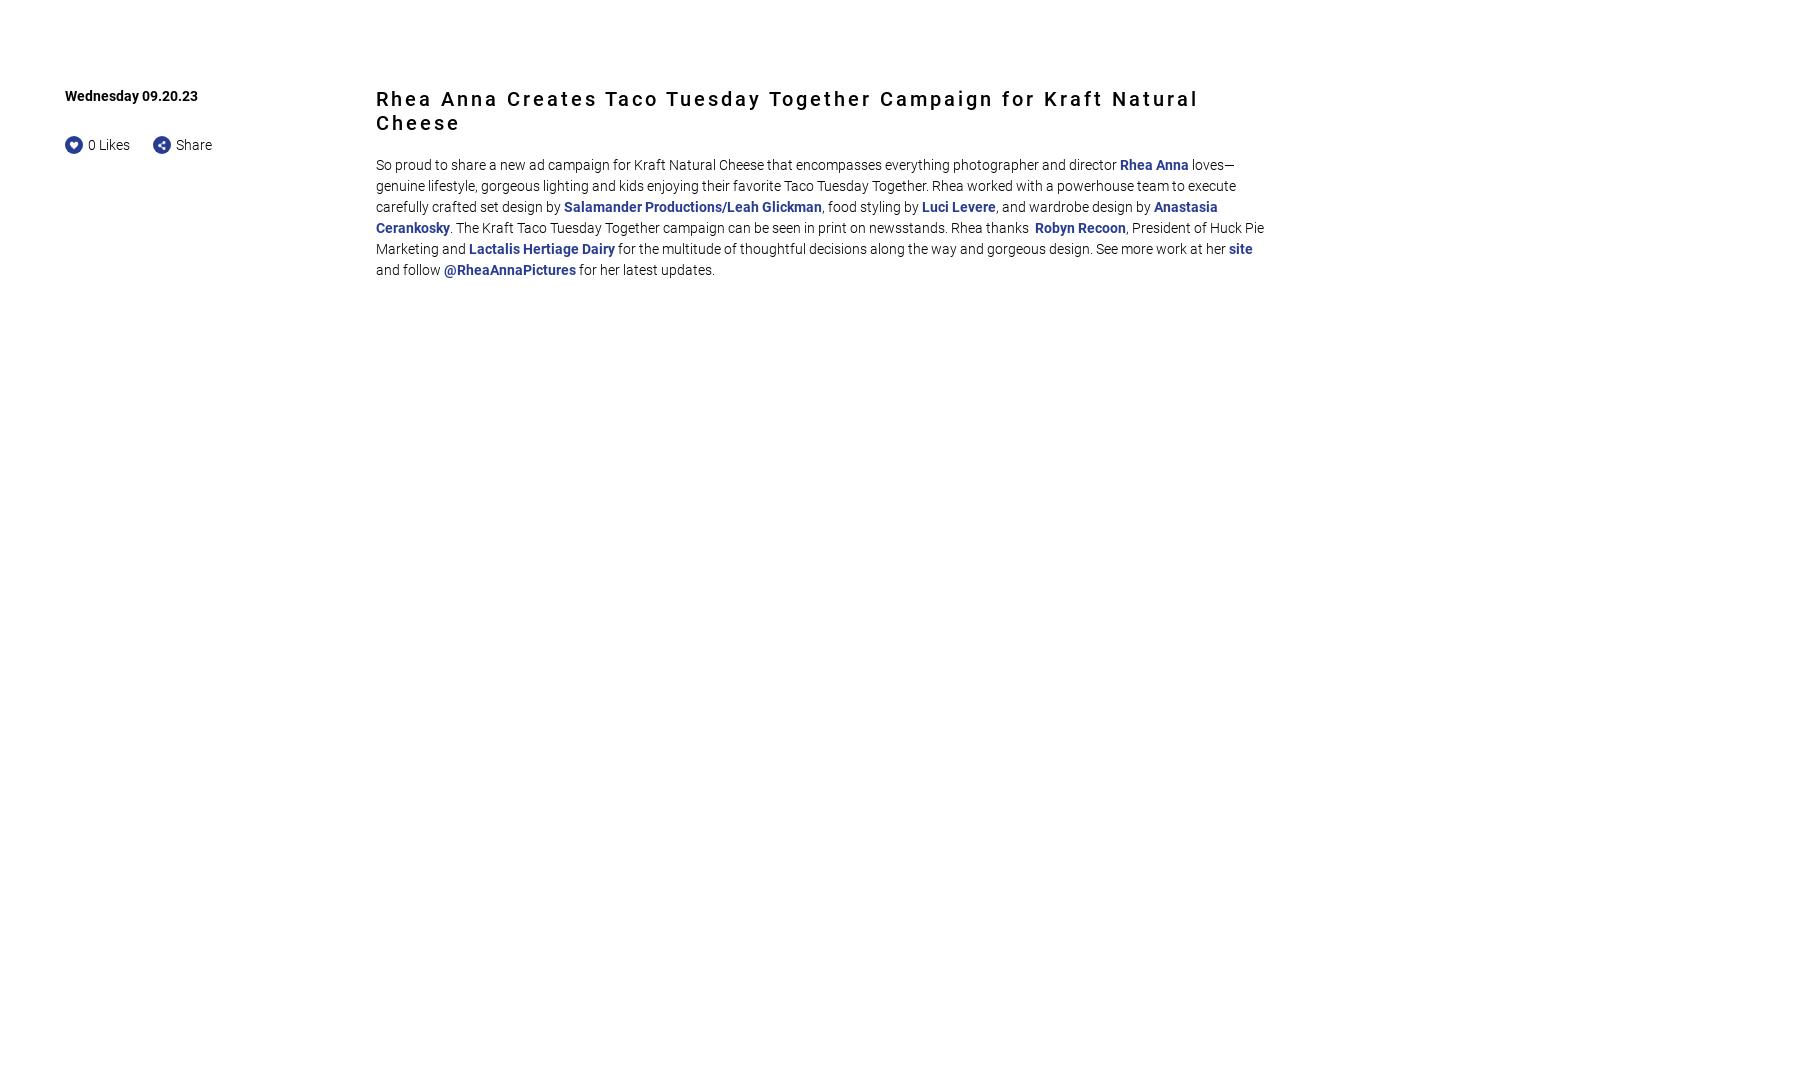 This screenshot has width=1805, height=1076. What do you see at coordinates (174, 145) in the screenshot?
I see `'Share'` at bounding box center [174, 145].